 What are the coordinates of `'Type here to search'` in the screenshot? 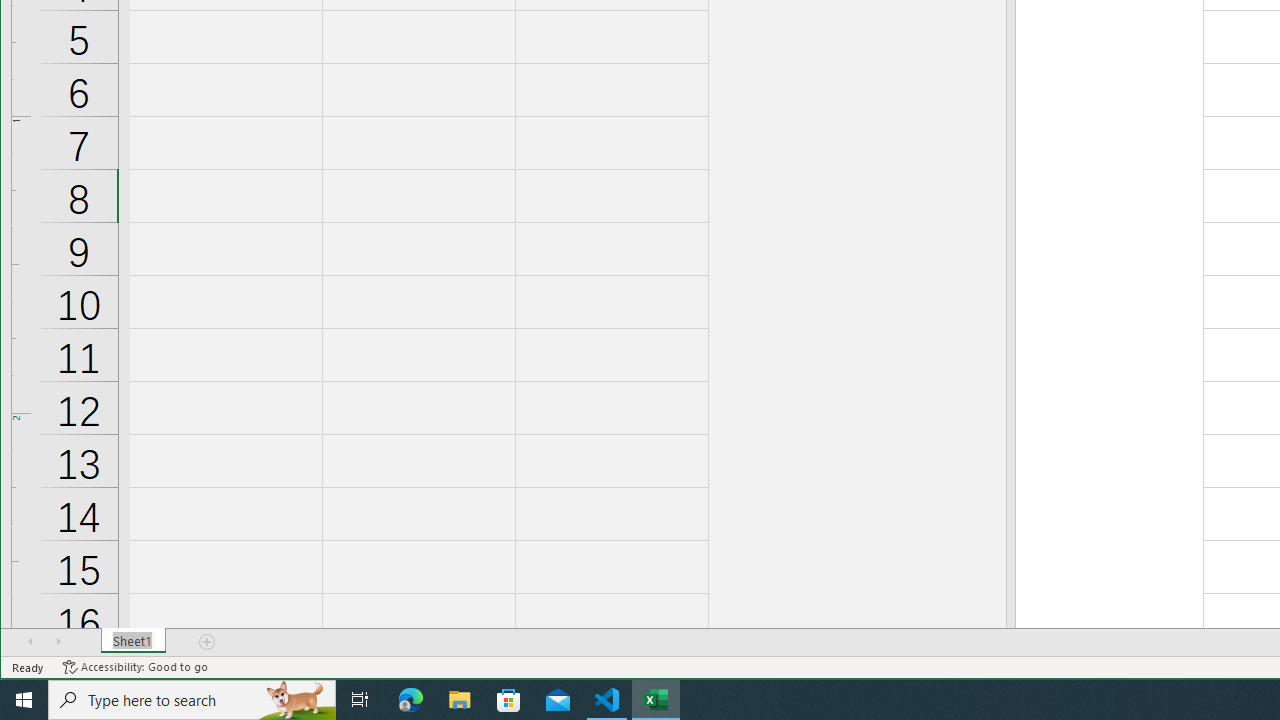 It's located at (192, 698).